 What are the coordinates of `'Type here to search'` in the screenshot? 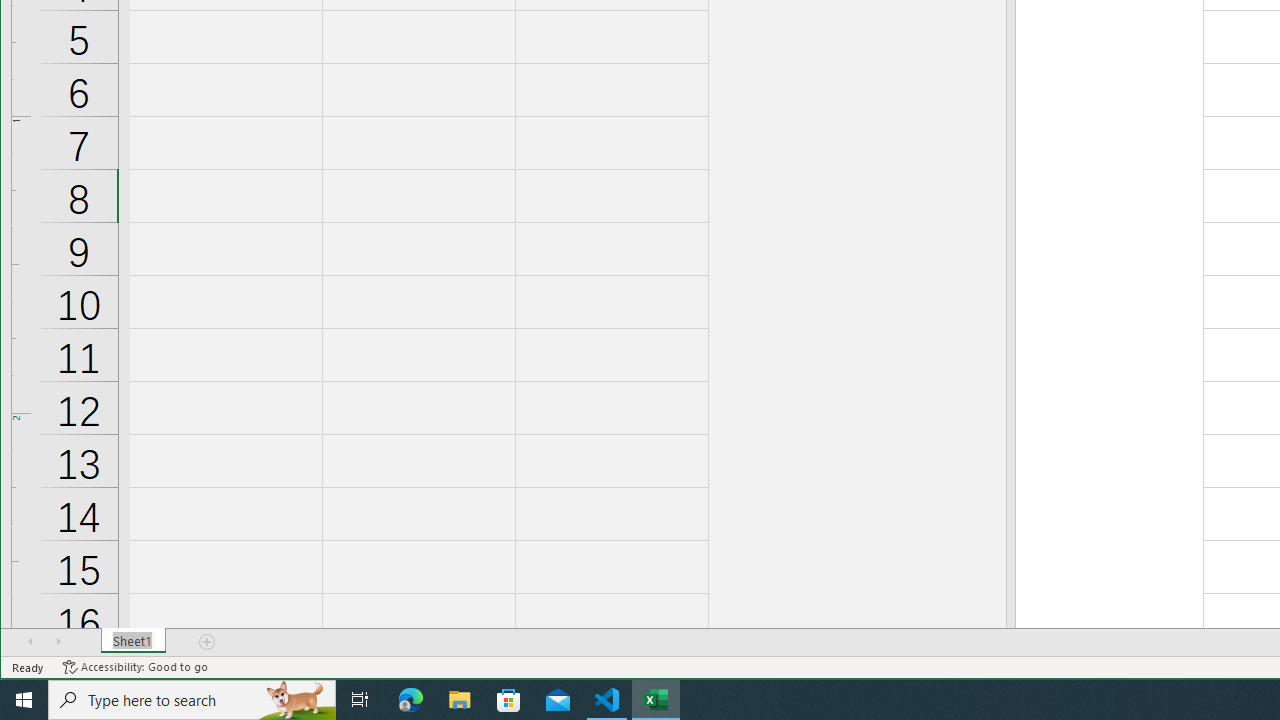 It's located at (192, 698).